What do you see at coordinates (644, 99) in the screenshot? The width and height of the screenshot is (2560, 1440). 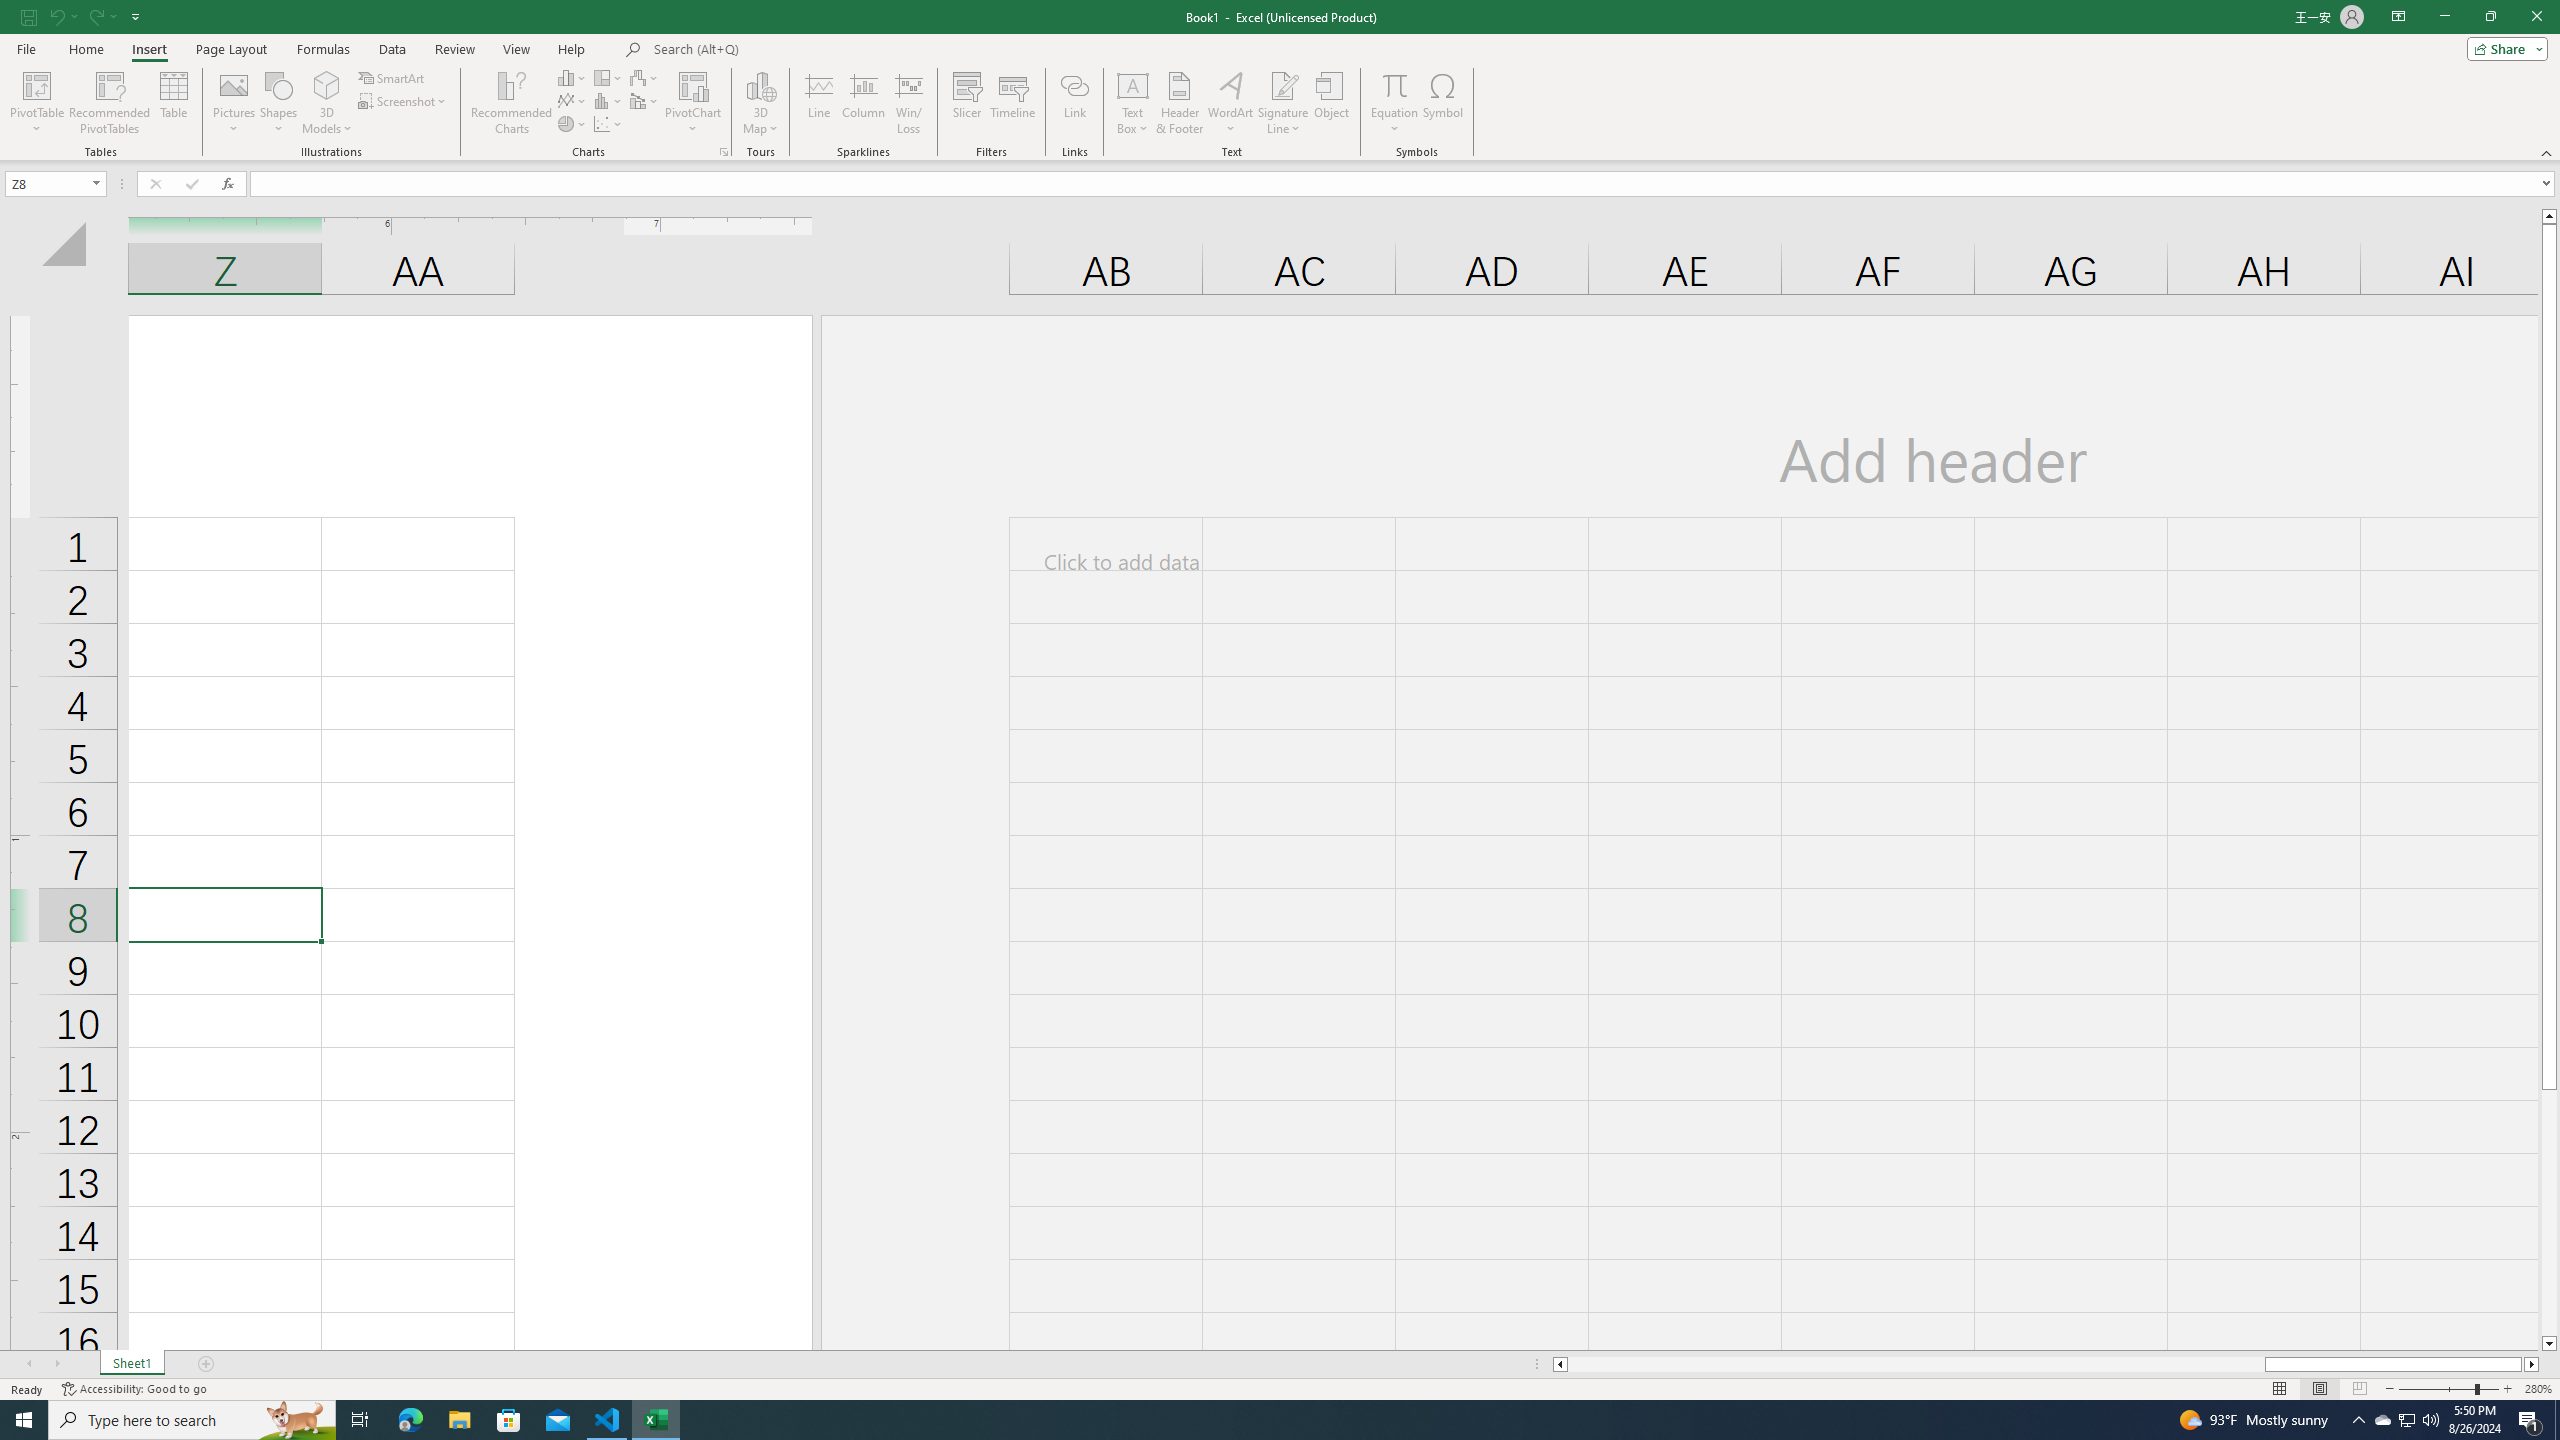 I see `'Insert Combo Chart'` at bounding box center [644, 99].